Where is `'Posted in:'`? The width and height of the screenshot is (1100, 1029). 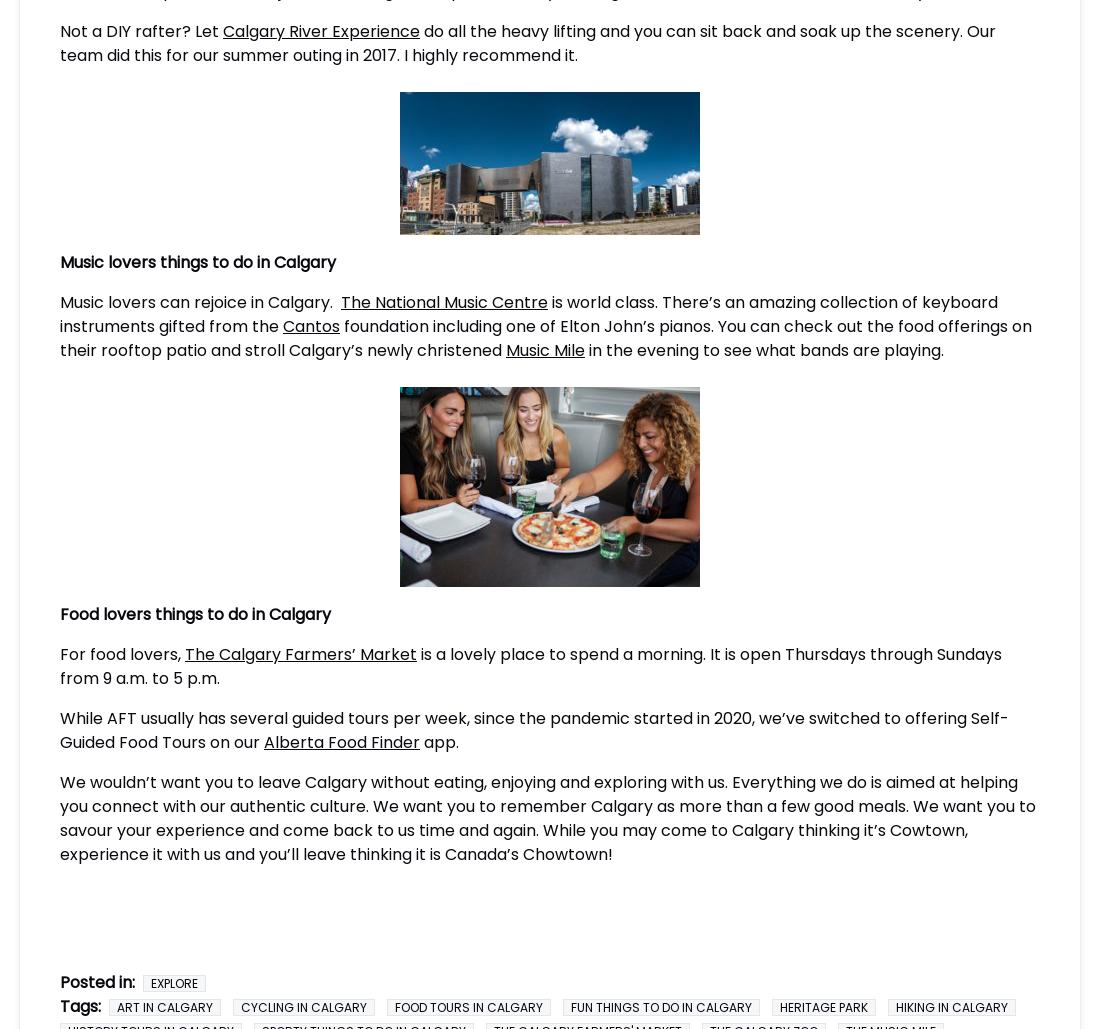
'Posted in:' is located at coordinates (97, 980).